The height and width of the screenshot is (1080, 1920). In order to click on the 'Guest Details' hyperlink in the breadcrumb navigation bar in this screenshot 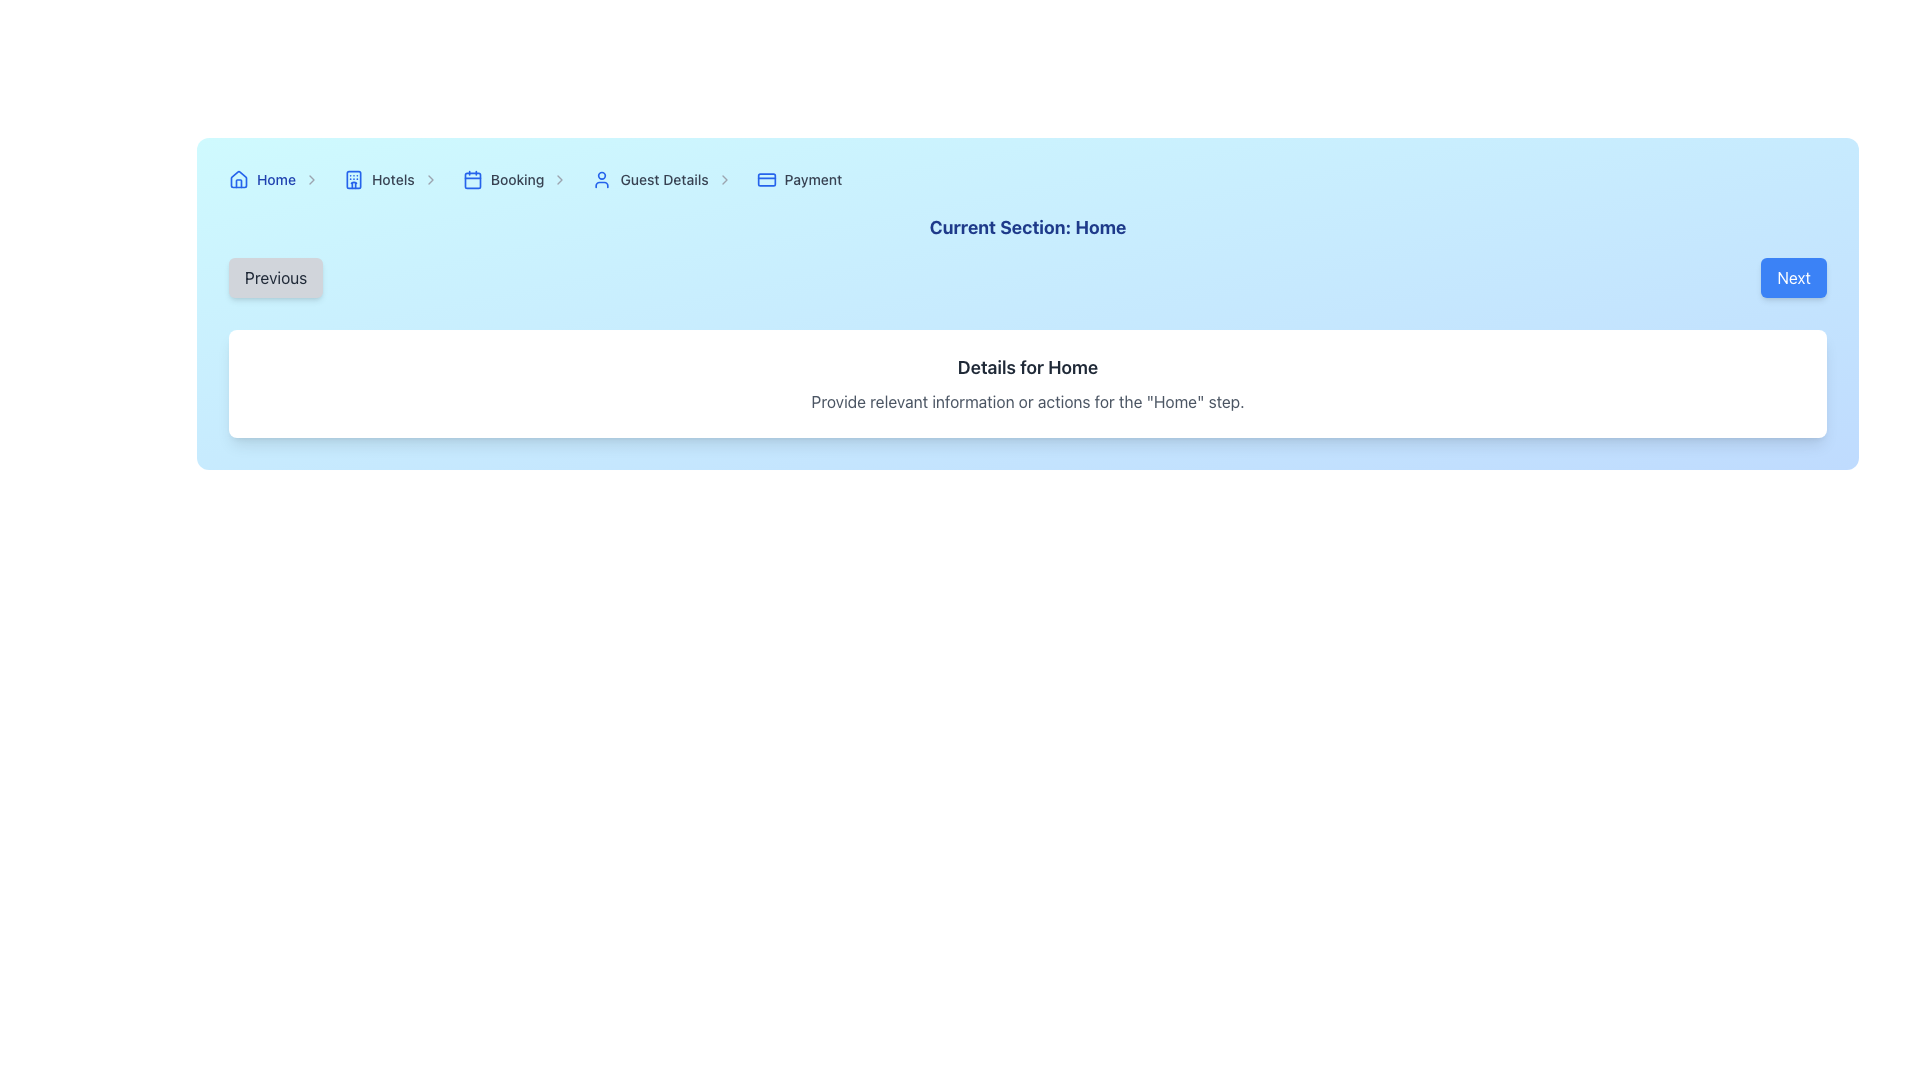, I will do `click(664, 180)`.